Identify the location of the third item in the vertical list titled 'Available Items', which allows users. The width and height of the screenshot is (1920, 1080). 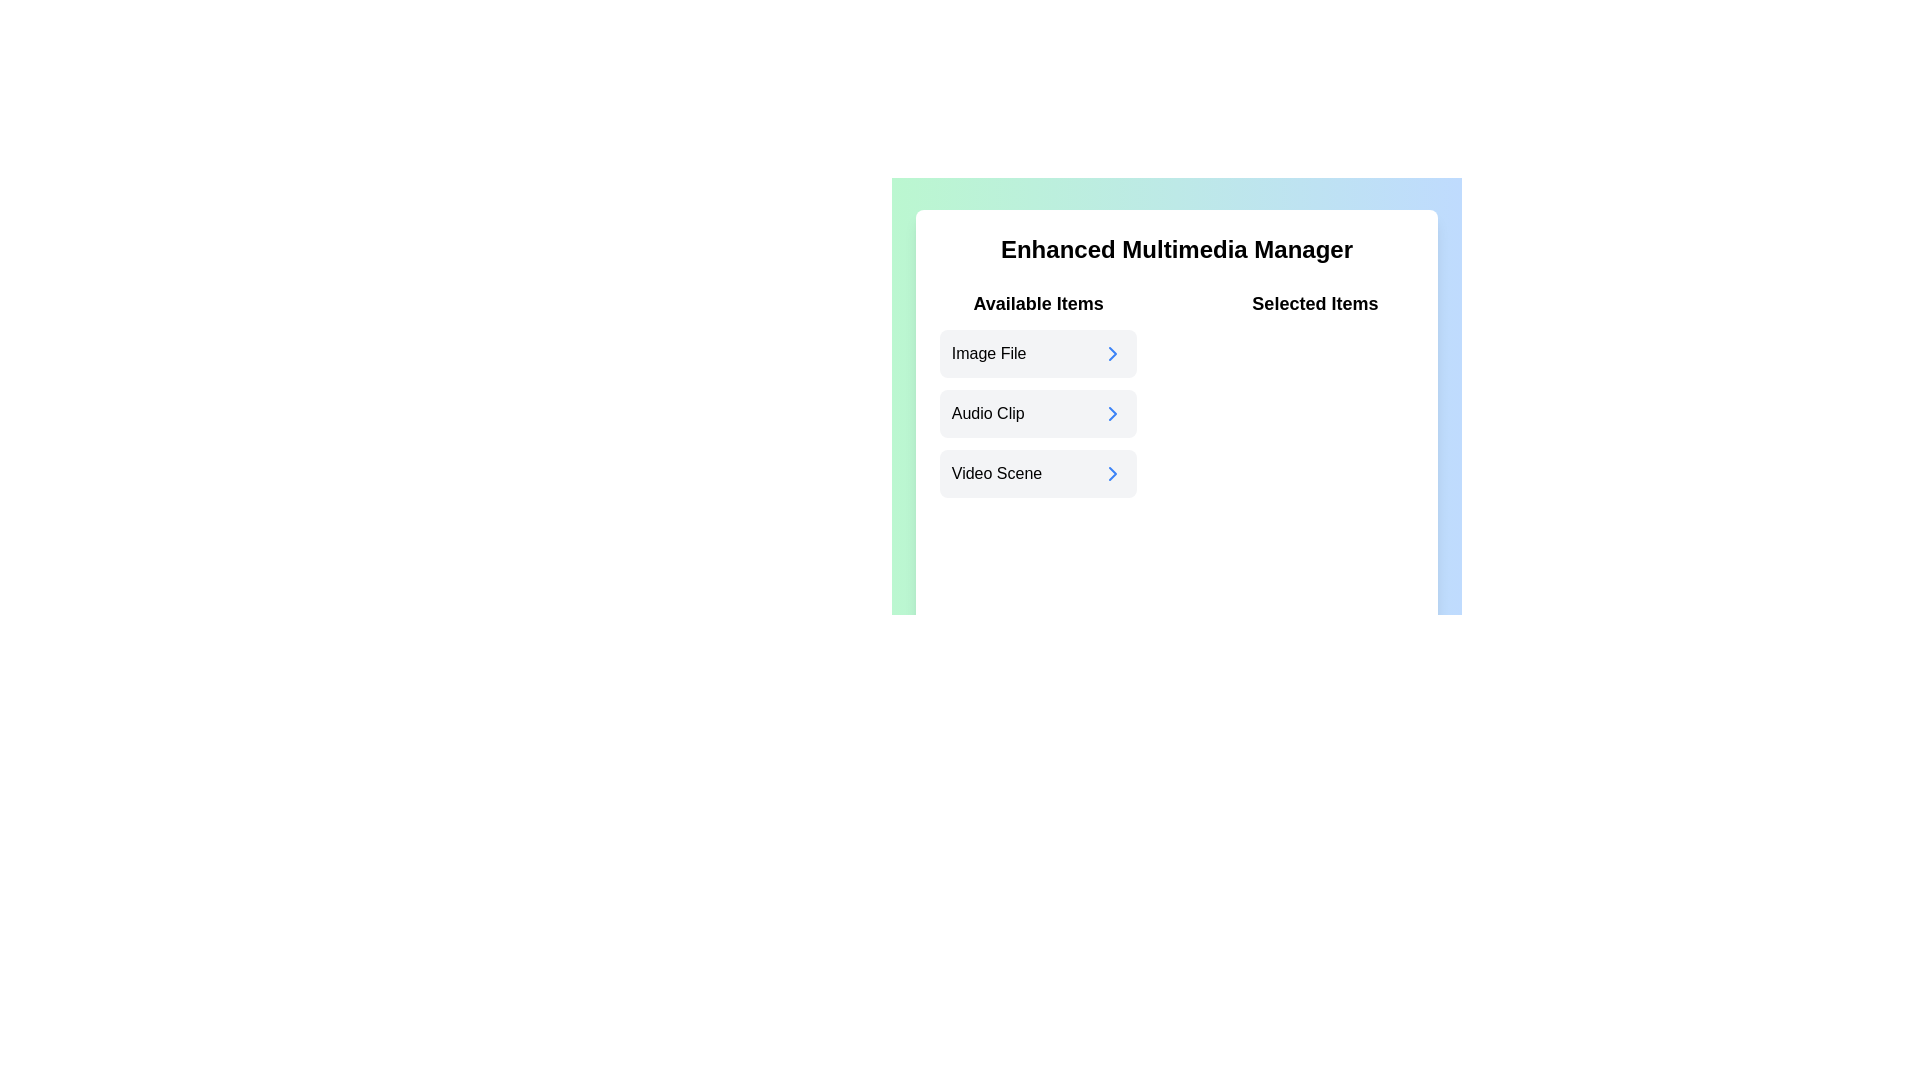
(1038, 474).